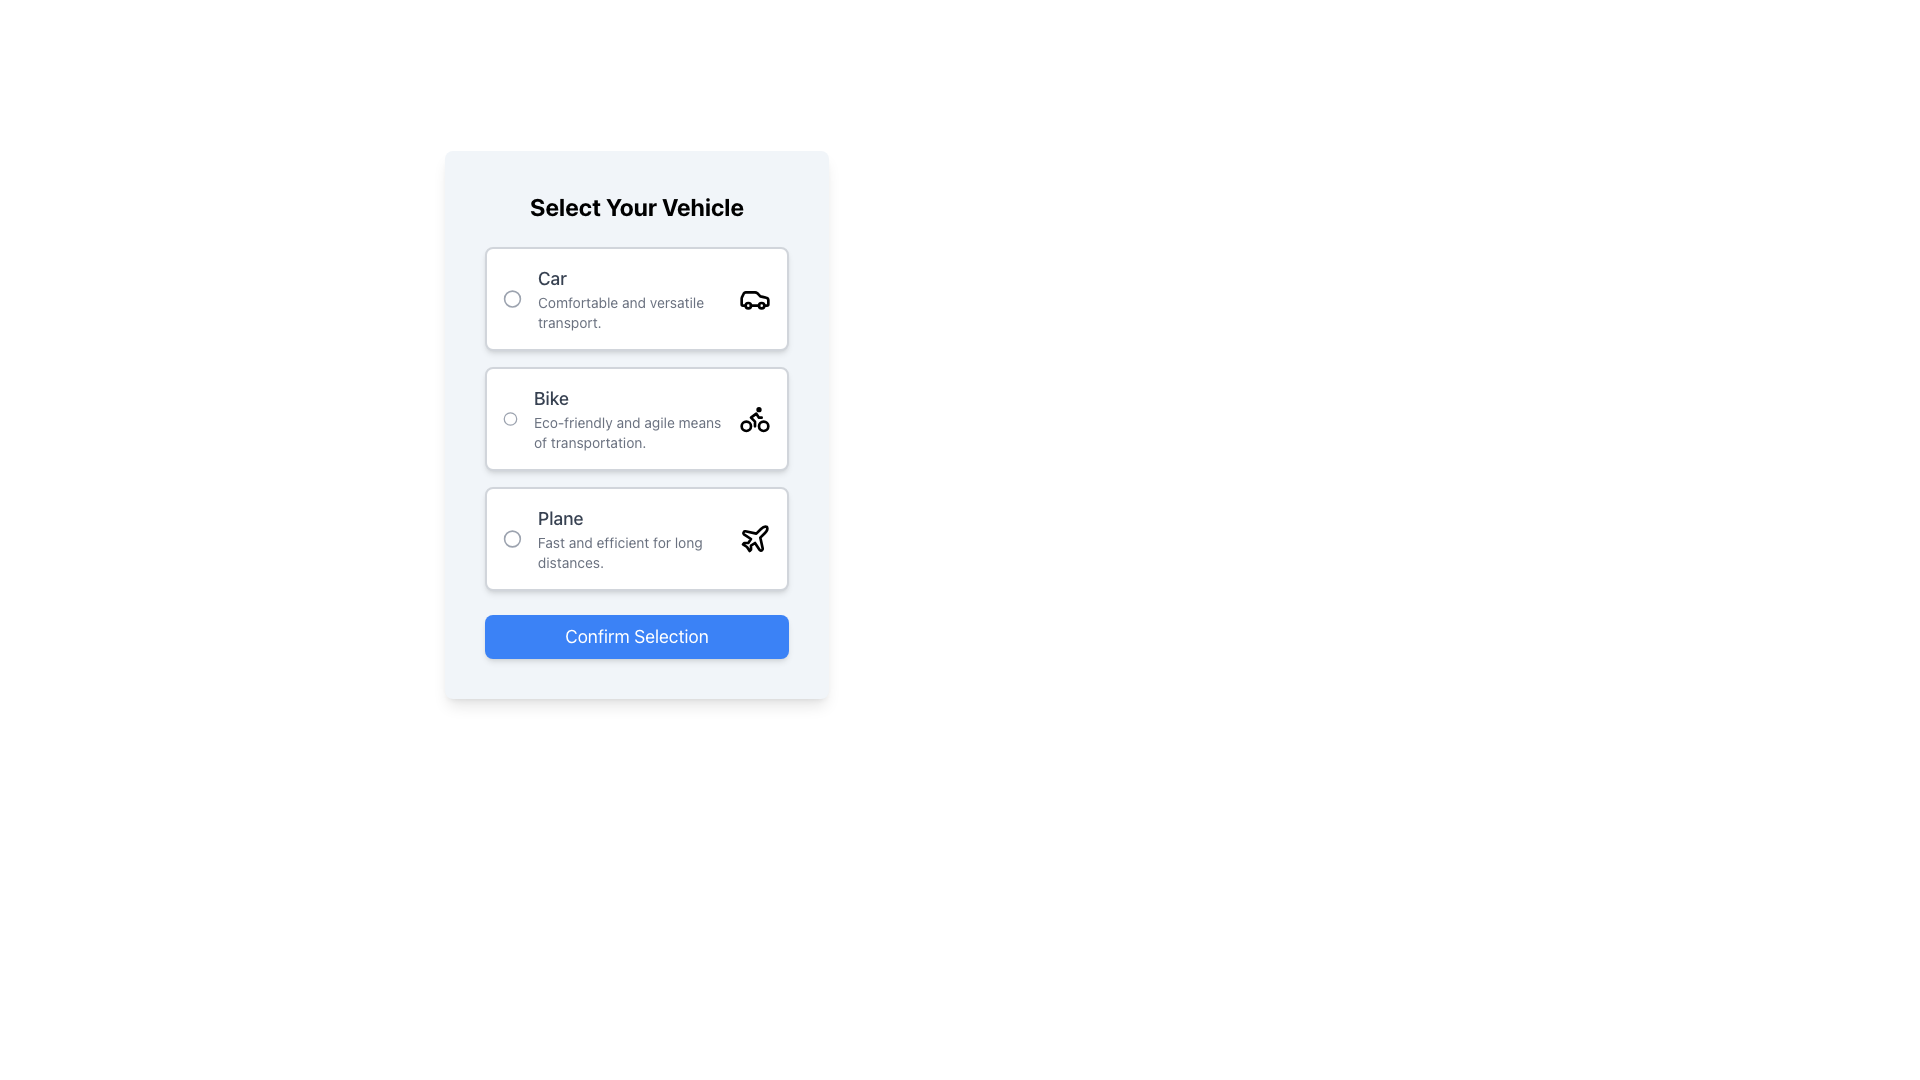  I want to click on the leftmost circular radio button indicator for the 'Bike' option in the 'Select Your Vehicle' list to trigger potential hover effects, so click(510, 418).